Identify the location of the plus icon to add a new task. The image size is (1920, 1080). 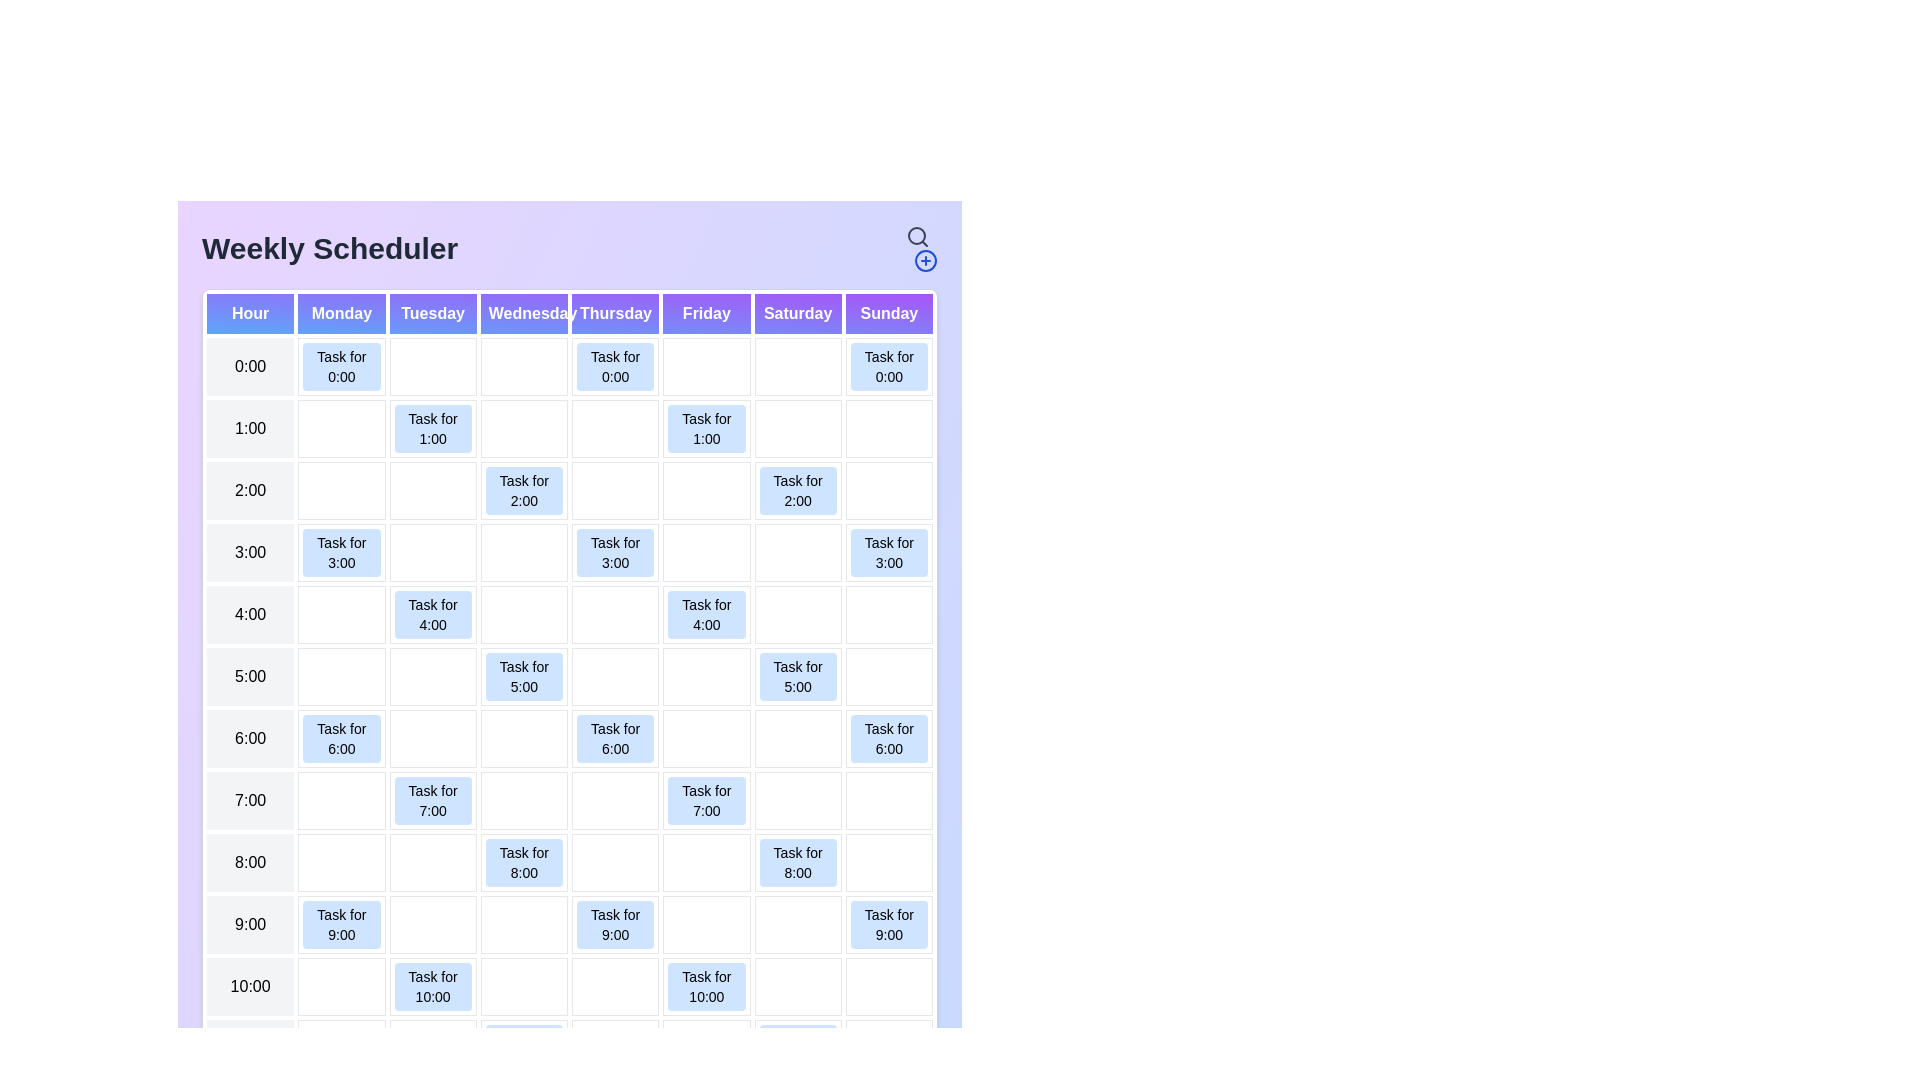
(925, 260).